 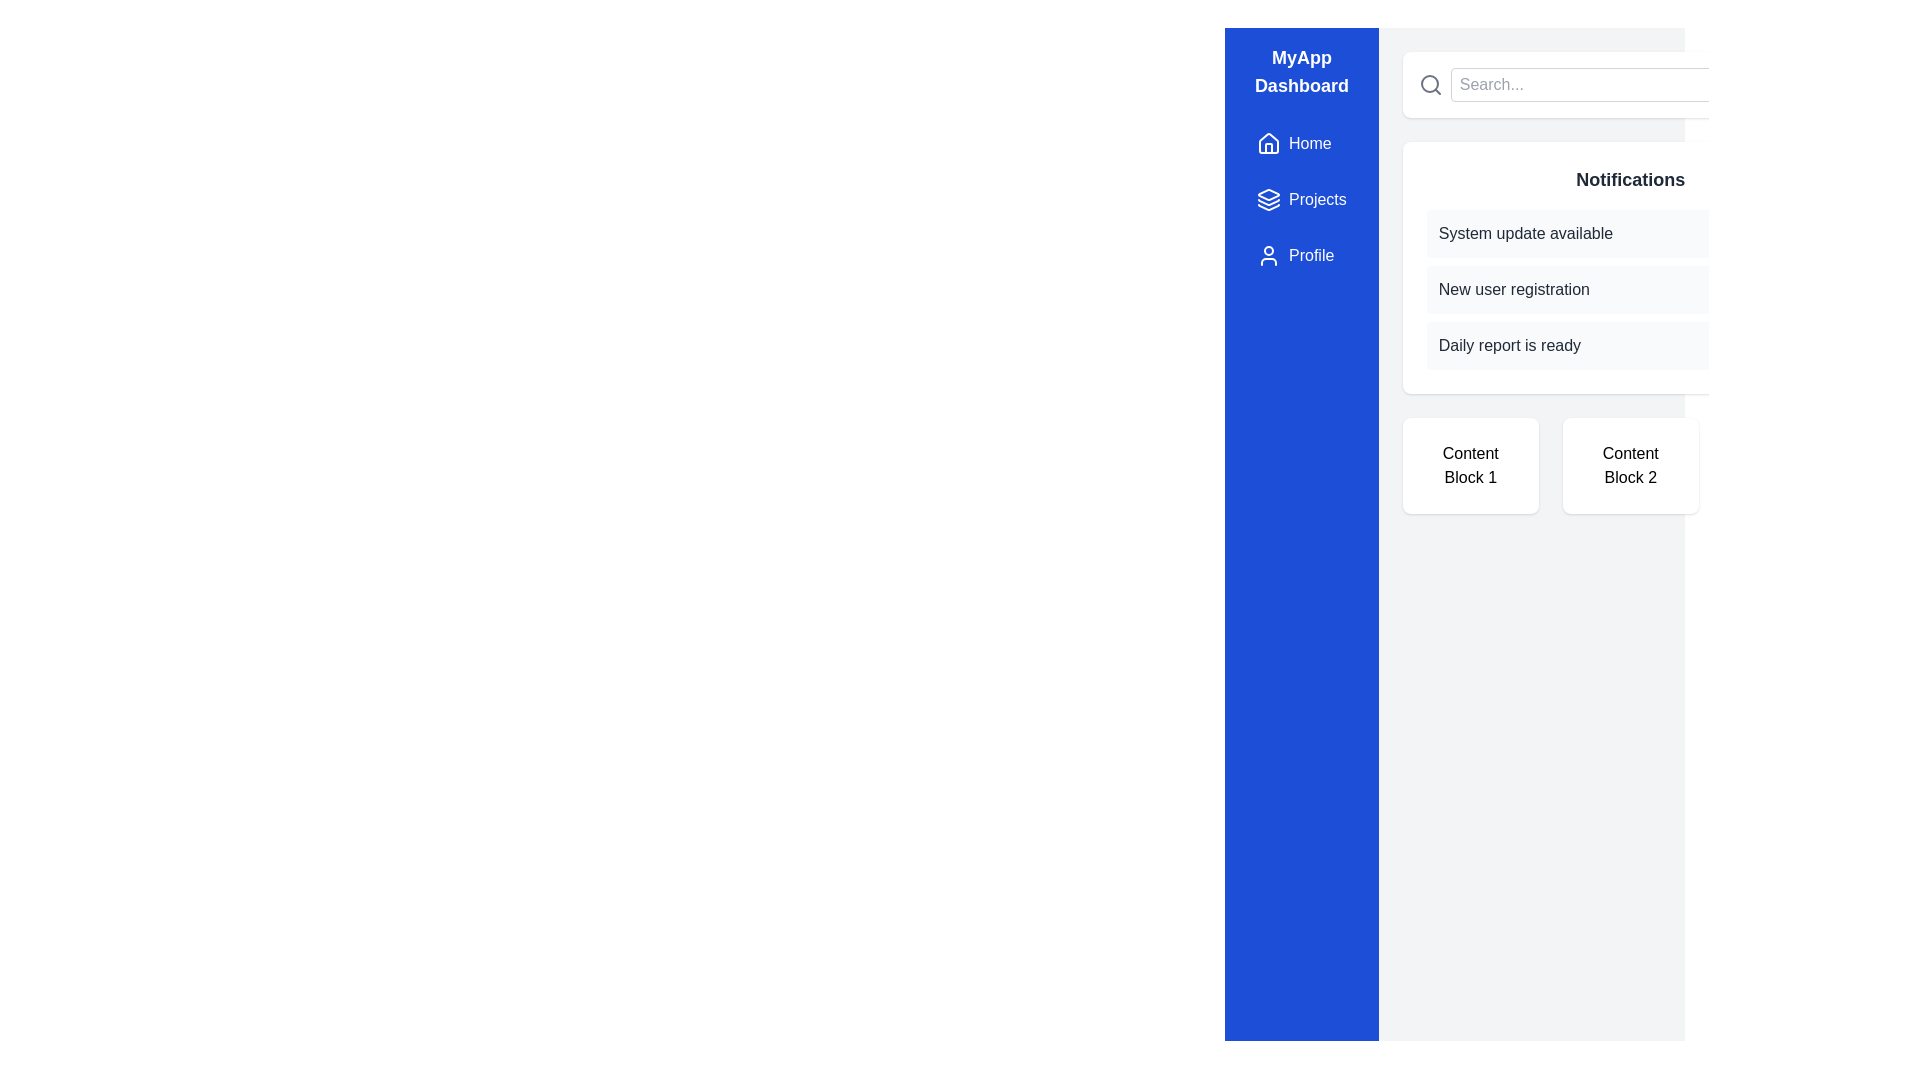 What do you see at coordinates (1267, 141) in the screenshot?
I see `the 'Home' icon located at the top of the vertical navigation sidebar` at bounding box center [1267, 141].